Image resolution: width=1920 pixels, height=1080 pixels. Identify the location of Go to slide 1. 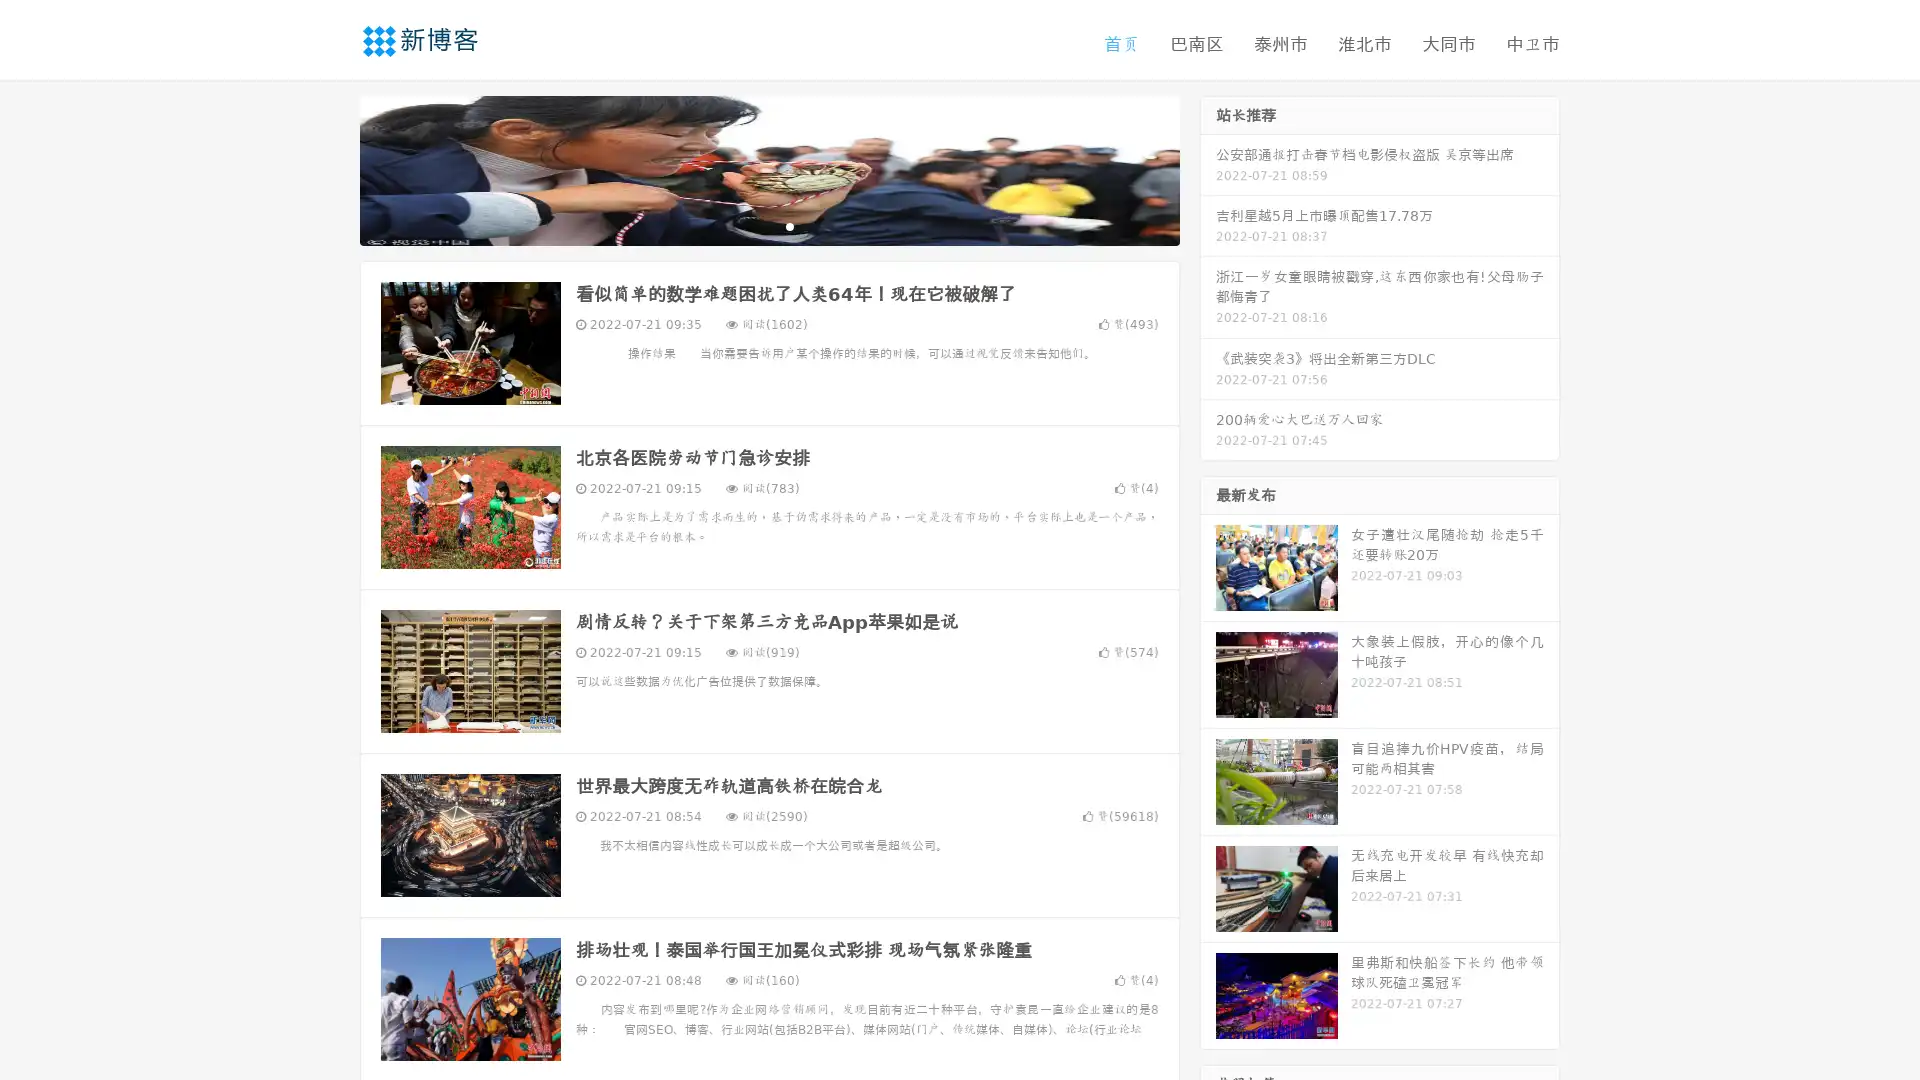
(748, 225).